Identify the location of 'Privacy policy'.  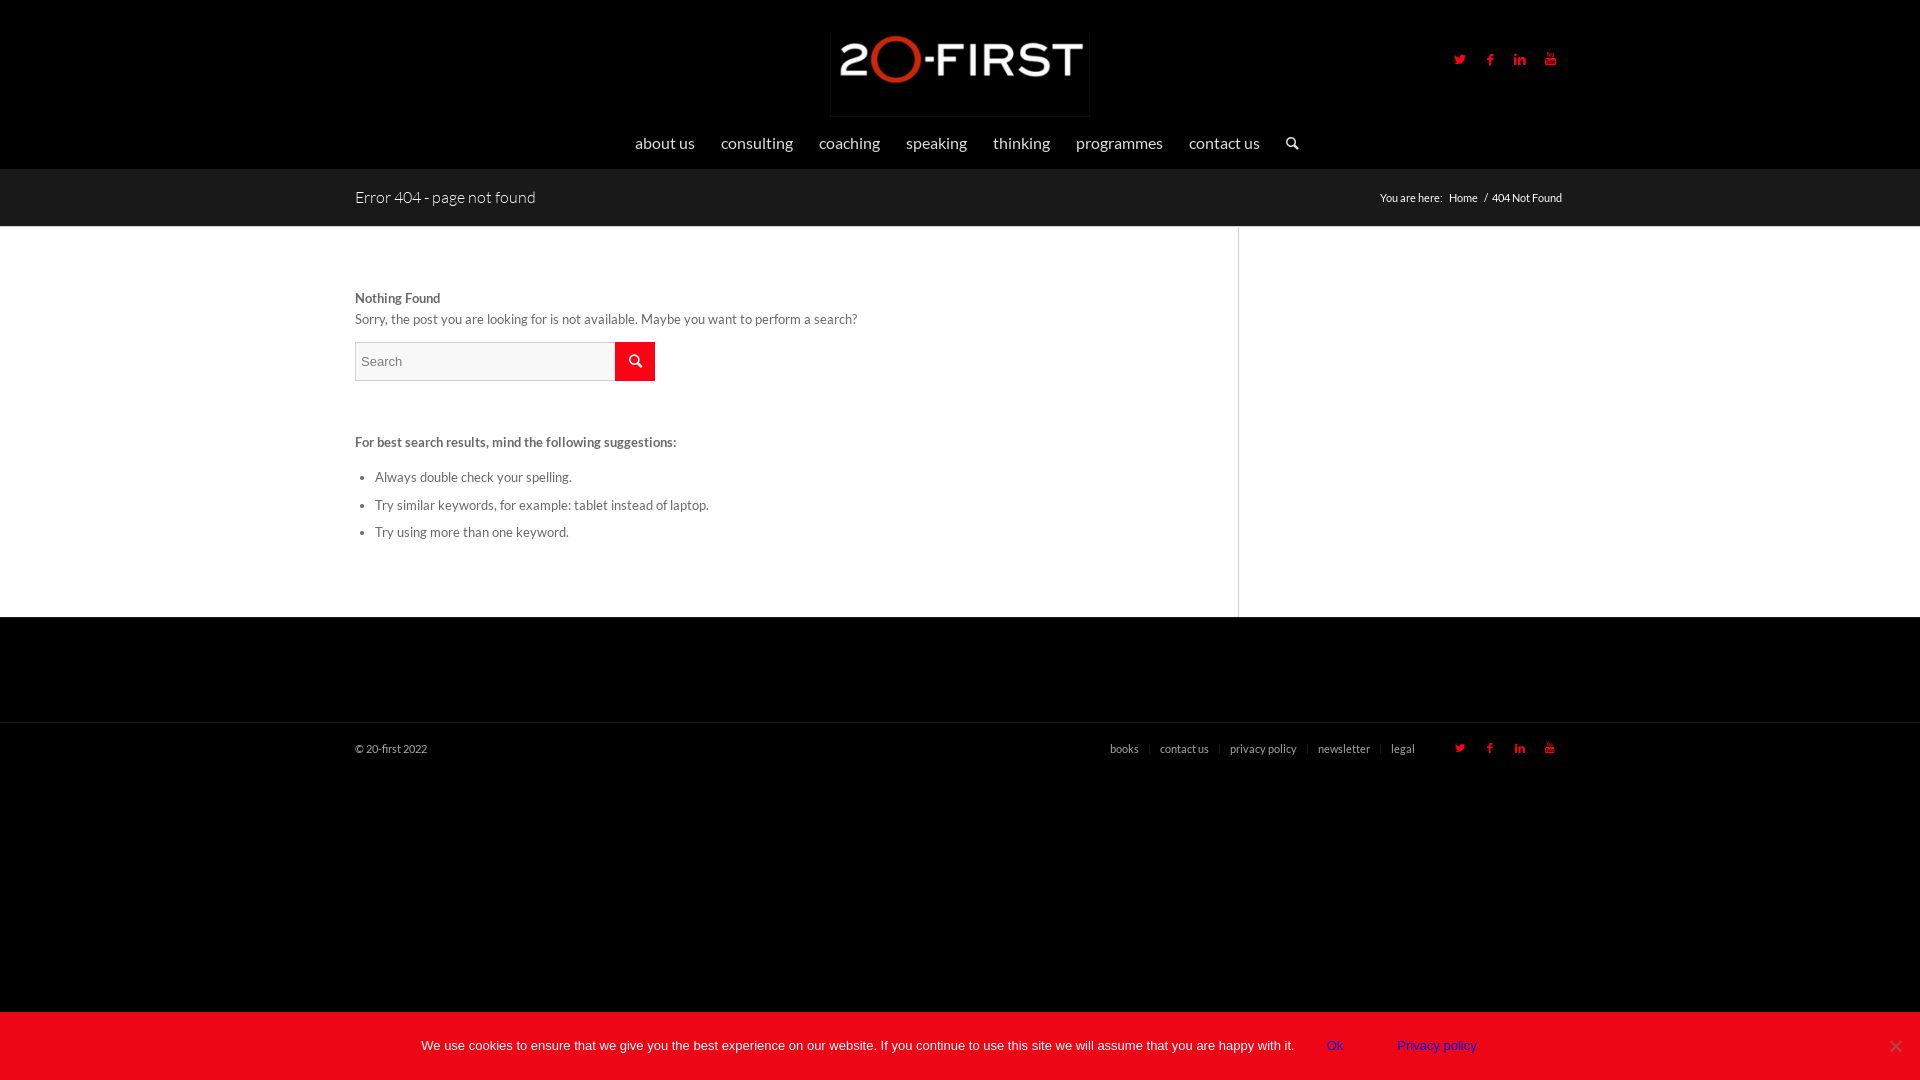
(1435, 1044).